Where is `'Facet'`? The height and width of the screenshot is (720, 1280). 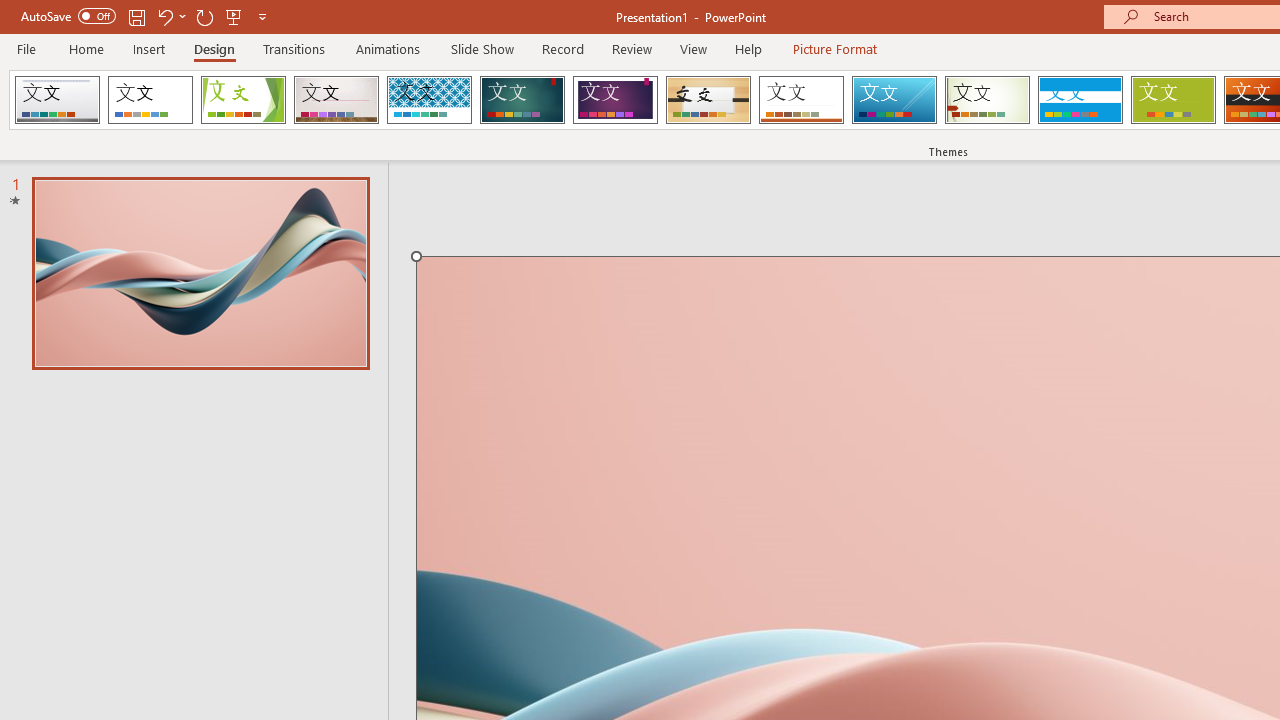
'Facet' is located at coordinates (242, 100).